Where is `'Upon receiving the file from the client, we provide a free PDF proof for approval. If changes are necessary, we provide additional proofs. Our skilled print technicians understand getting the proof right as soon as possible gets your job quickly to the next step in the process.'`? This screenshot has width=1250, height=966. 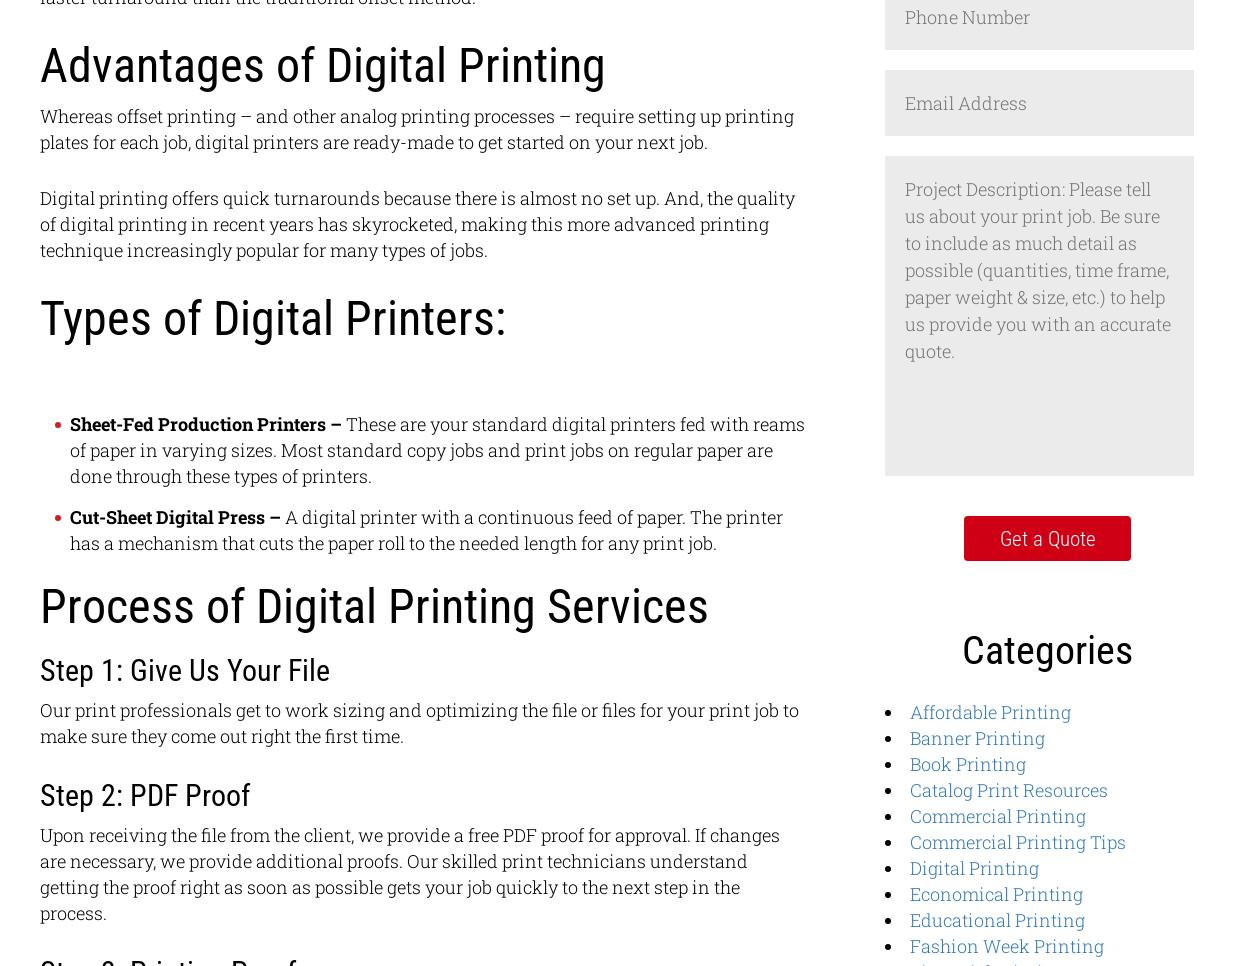 'Upon receiving the file from the client, we provide a free PDF proof for approval. If changes are necessary, we provide additional proofs. Our skilled print technicians understand getting the proof right as soon as possible gets your job quickly to the next step in the process.' is located at coordinates (410, 874).